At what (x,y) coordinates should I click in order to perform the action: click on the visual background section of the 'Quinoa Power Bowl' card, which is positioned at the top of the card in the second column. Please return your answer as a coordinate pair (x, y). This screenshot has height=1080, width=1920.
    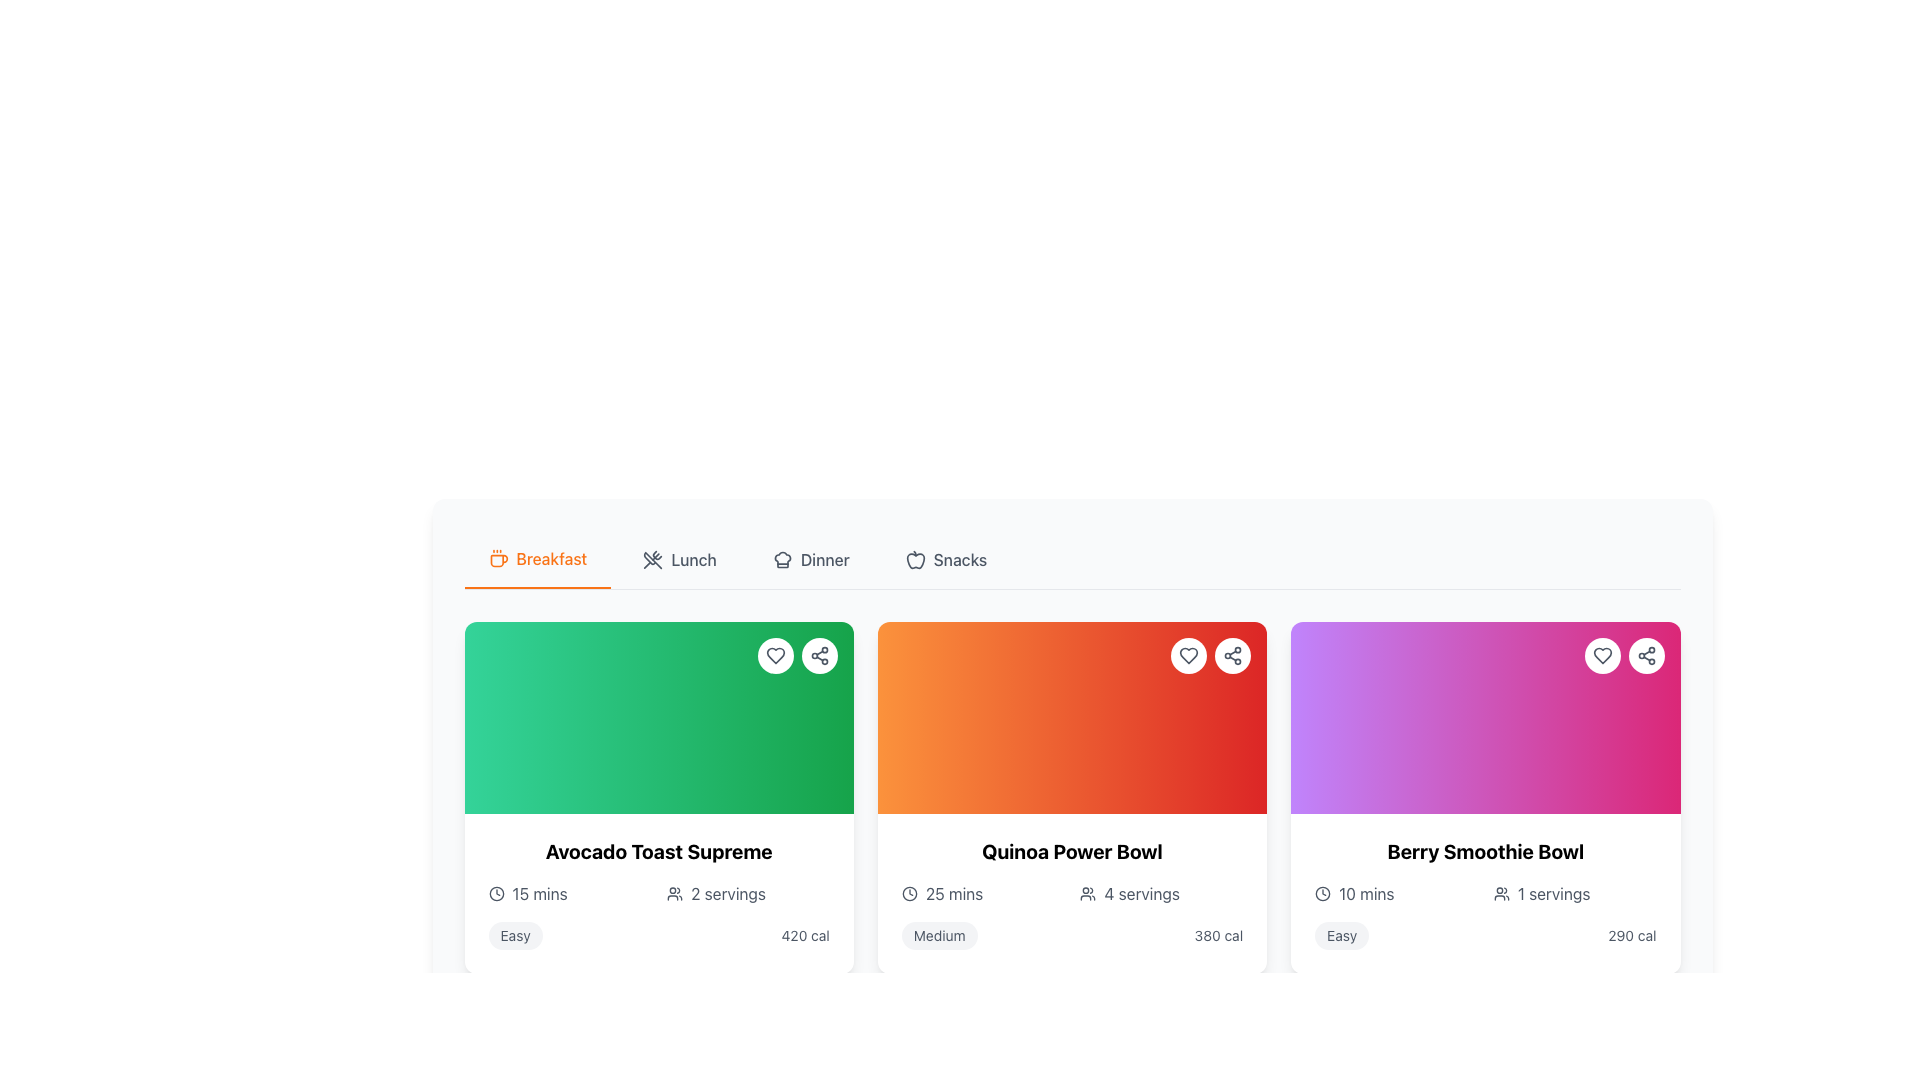
    Looking at the image, I should click on (1071, 716).